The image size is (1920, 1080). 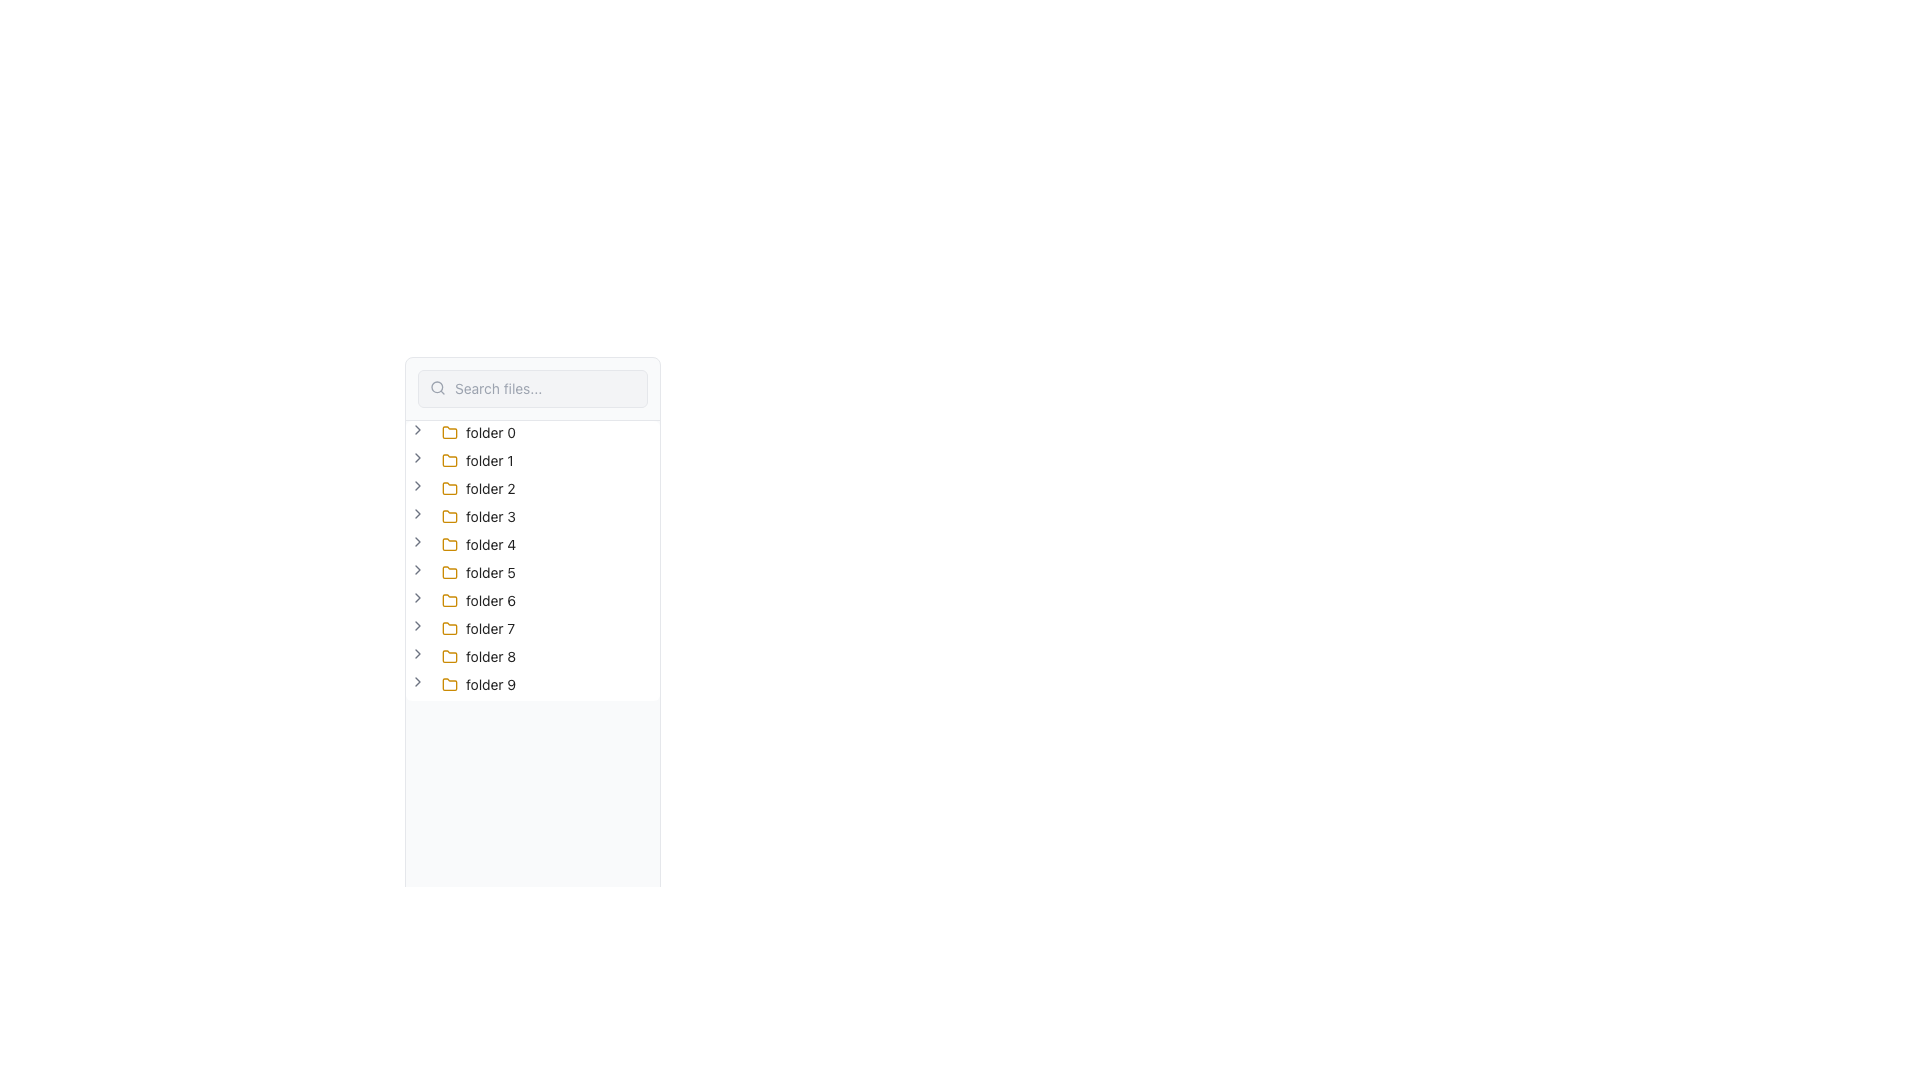 What do you see at coordinates (478, 684) in the screenshot?
I see `the label with icon representing the last folder item` at bounding box center [478, 684].